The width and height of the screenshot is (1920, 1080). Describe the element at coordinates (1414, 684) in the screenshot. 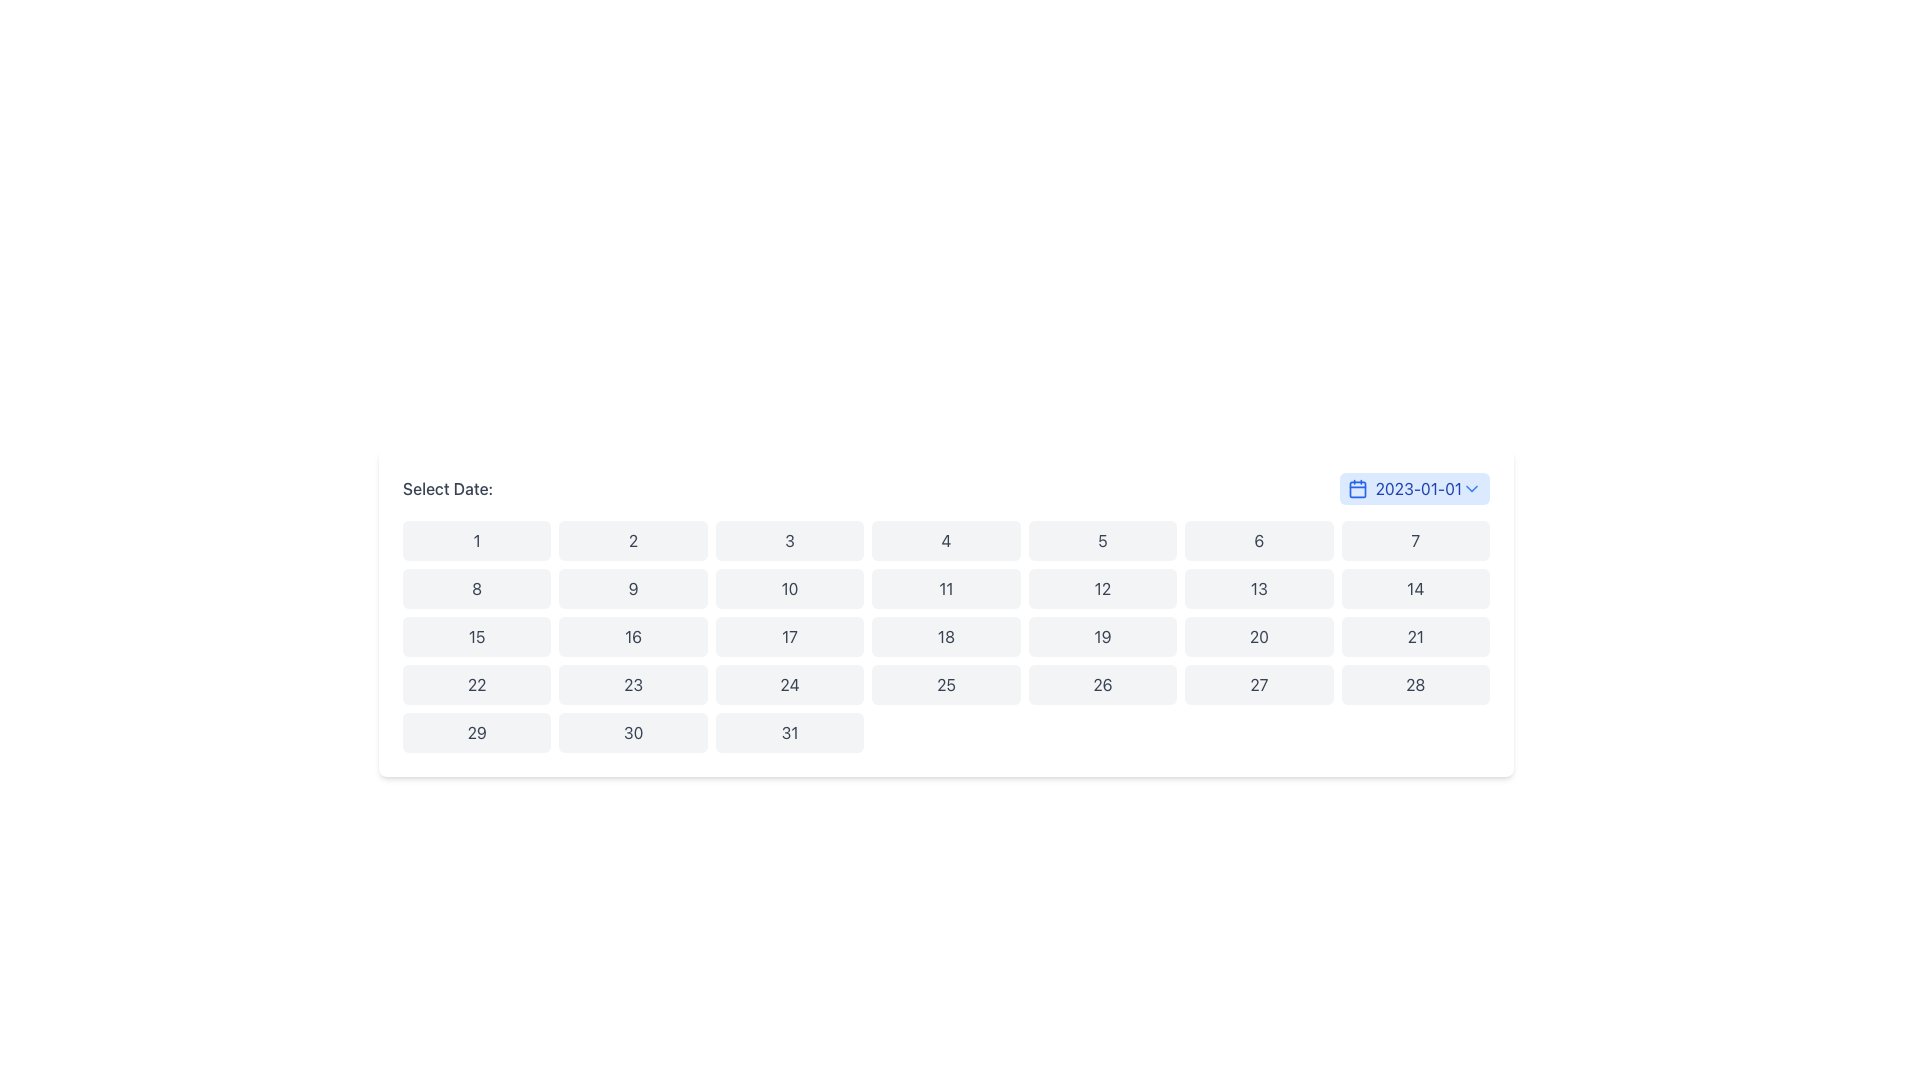

I see `the button displaying the number '28' located in the 5th row and 7th column of the grid` at that location.